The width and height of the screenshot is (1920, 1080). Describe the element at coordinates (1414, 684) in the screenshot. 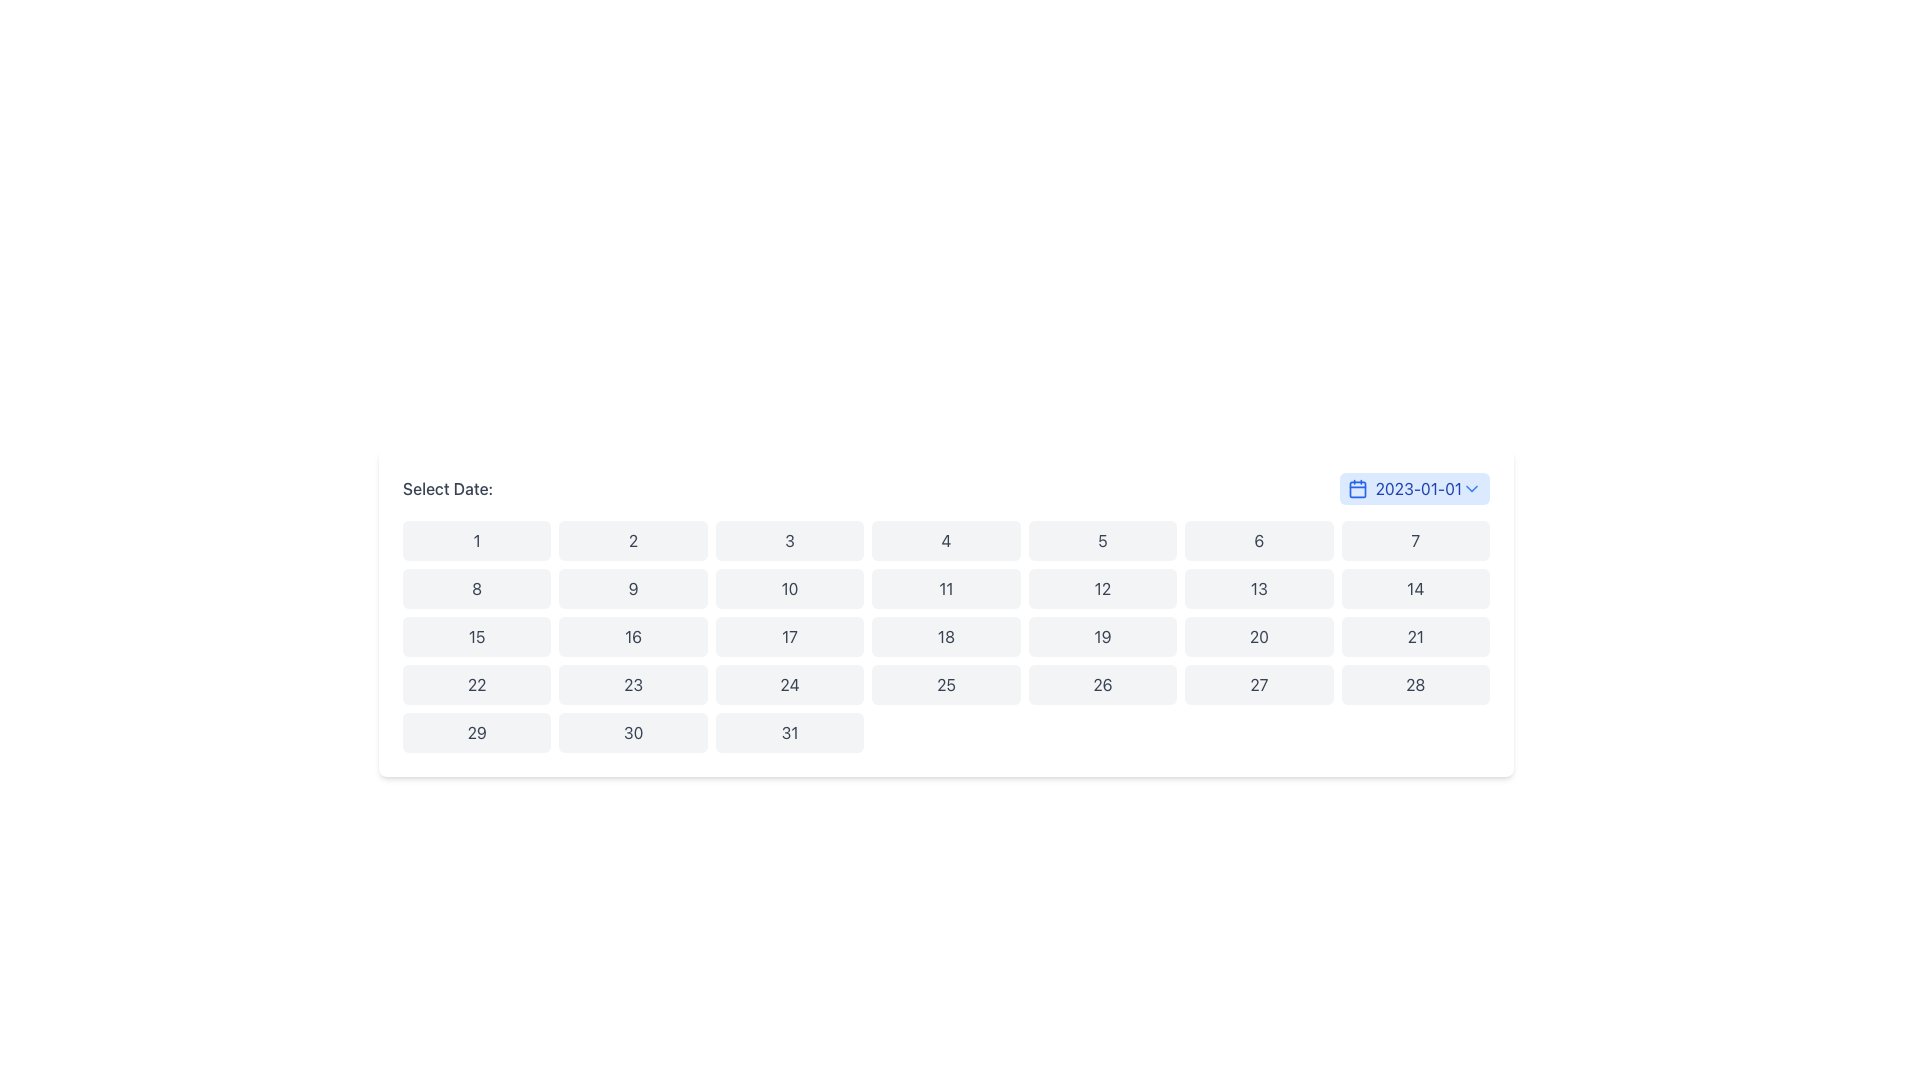

I see `the button displaying the number '28' located in the 5th row and 7th column of the grid` at that location.